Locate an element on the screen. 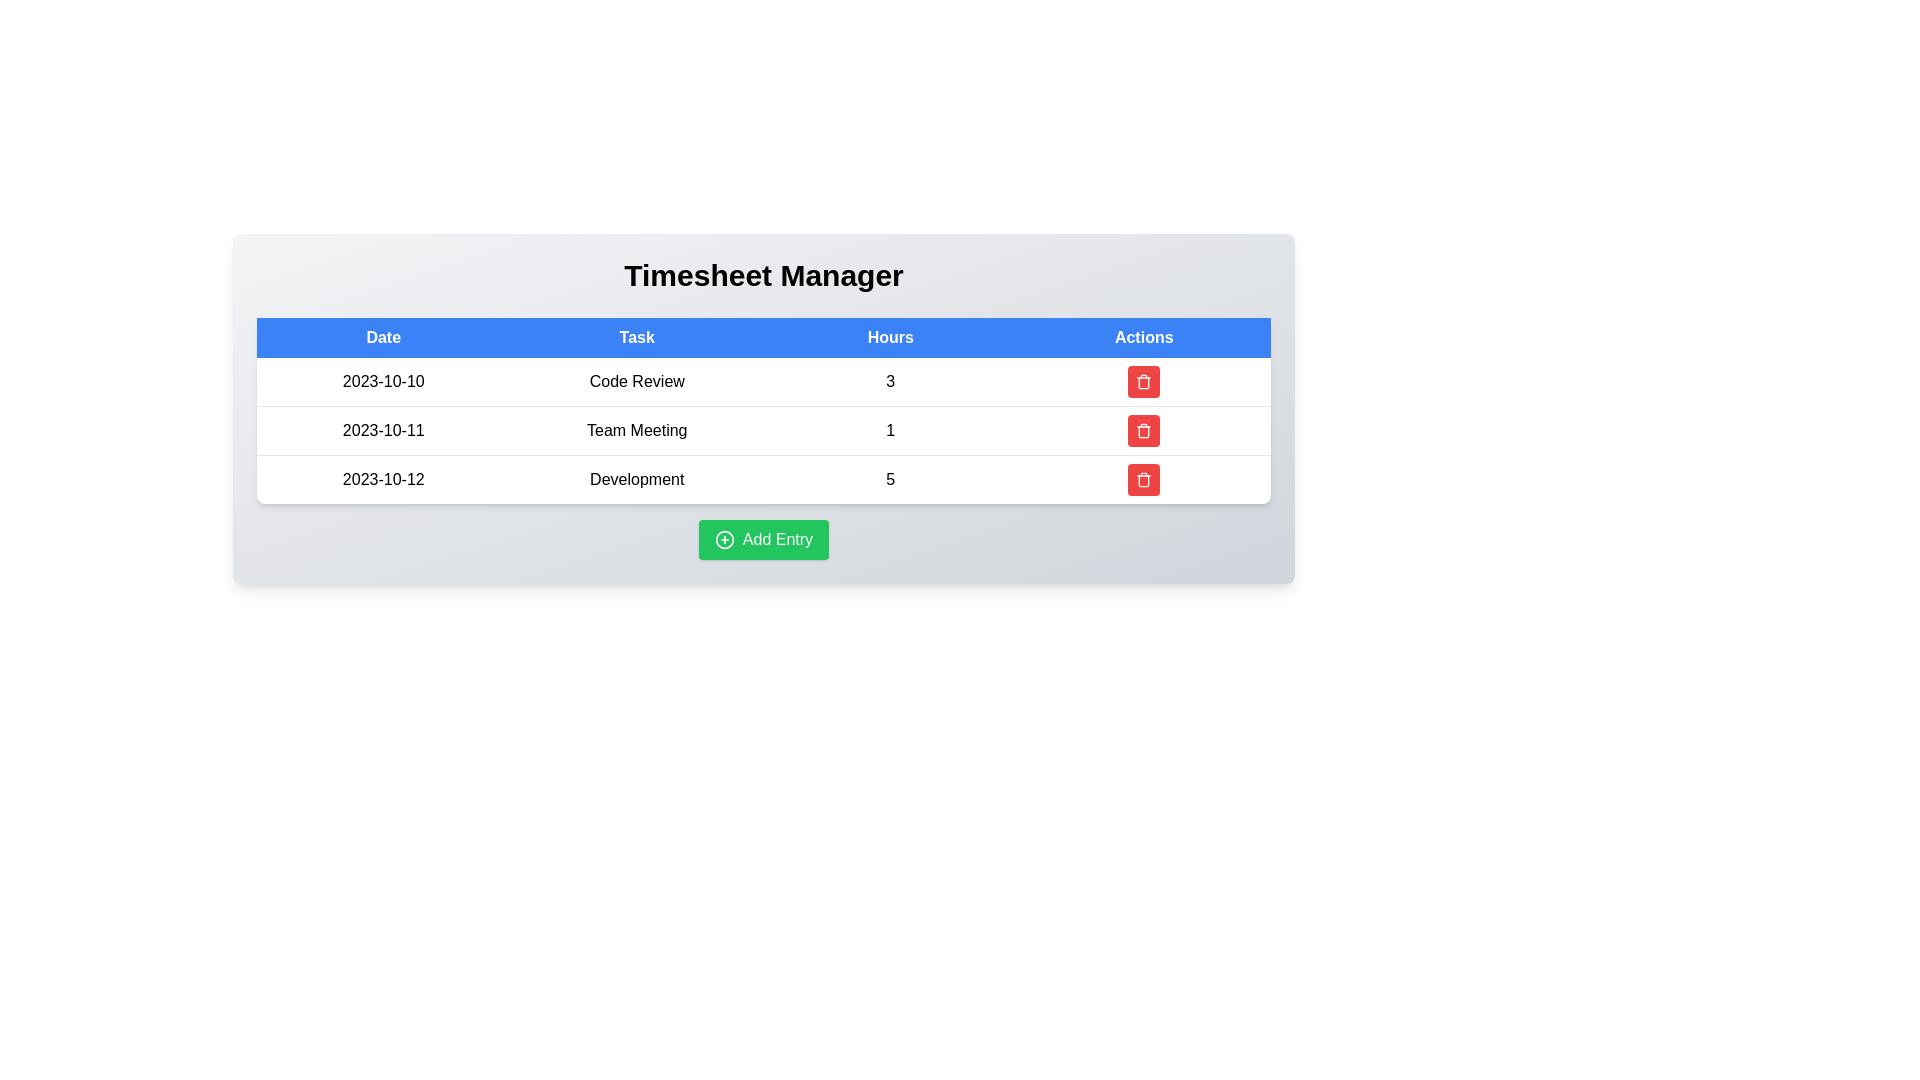 This screenshot has height=1080, width=1920. the red button with a white trashcan icon located is located at coordinates (1144, 430).